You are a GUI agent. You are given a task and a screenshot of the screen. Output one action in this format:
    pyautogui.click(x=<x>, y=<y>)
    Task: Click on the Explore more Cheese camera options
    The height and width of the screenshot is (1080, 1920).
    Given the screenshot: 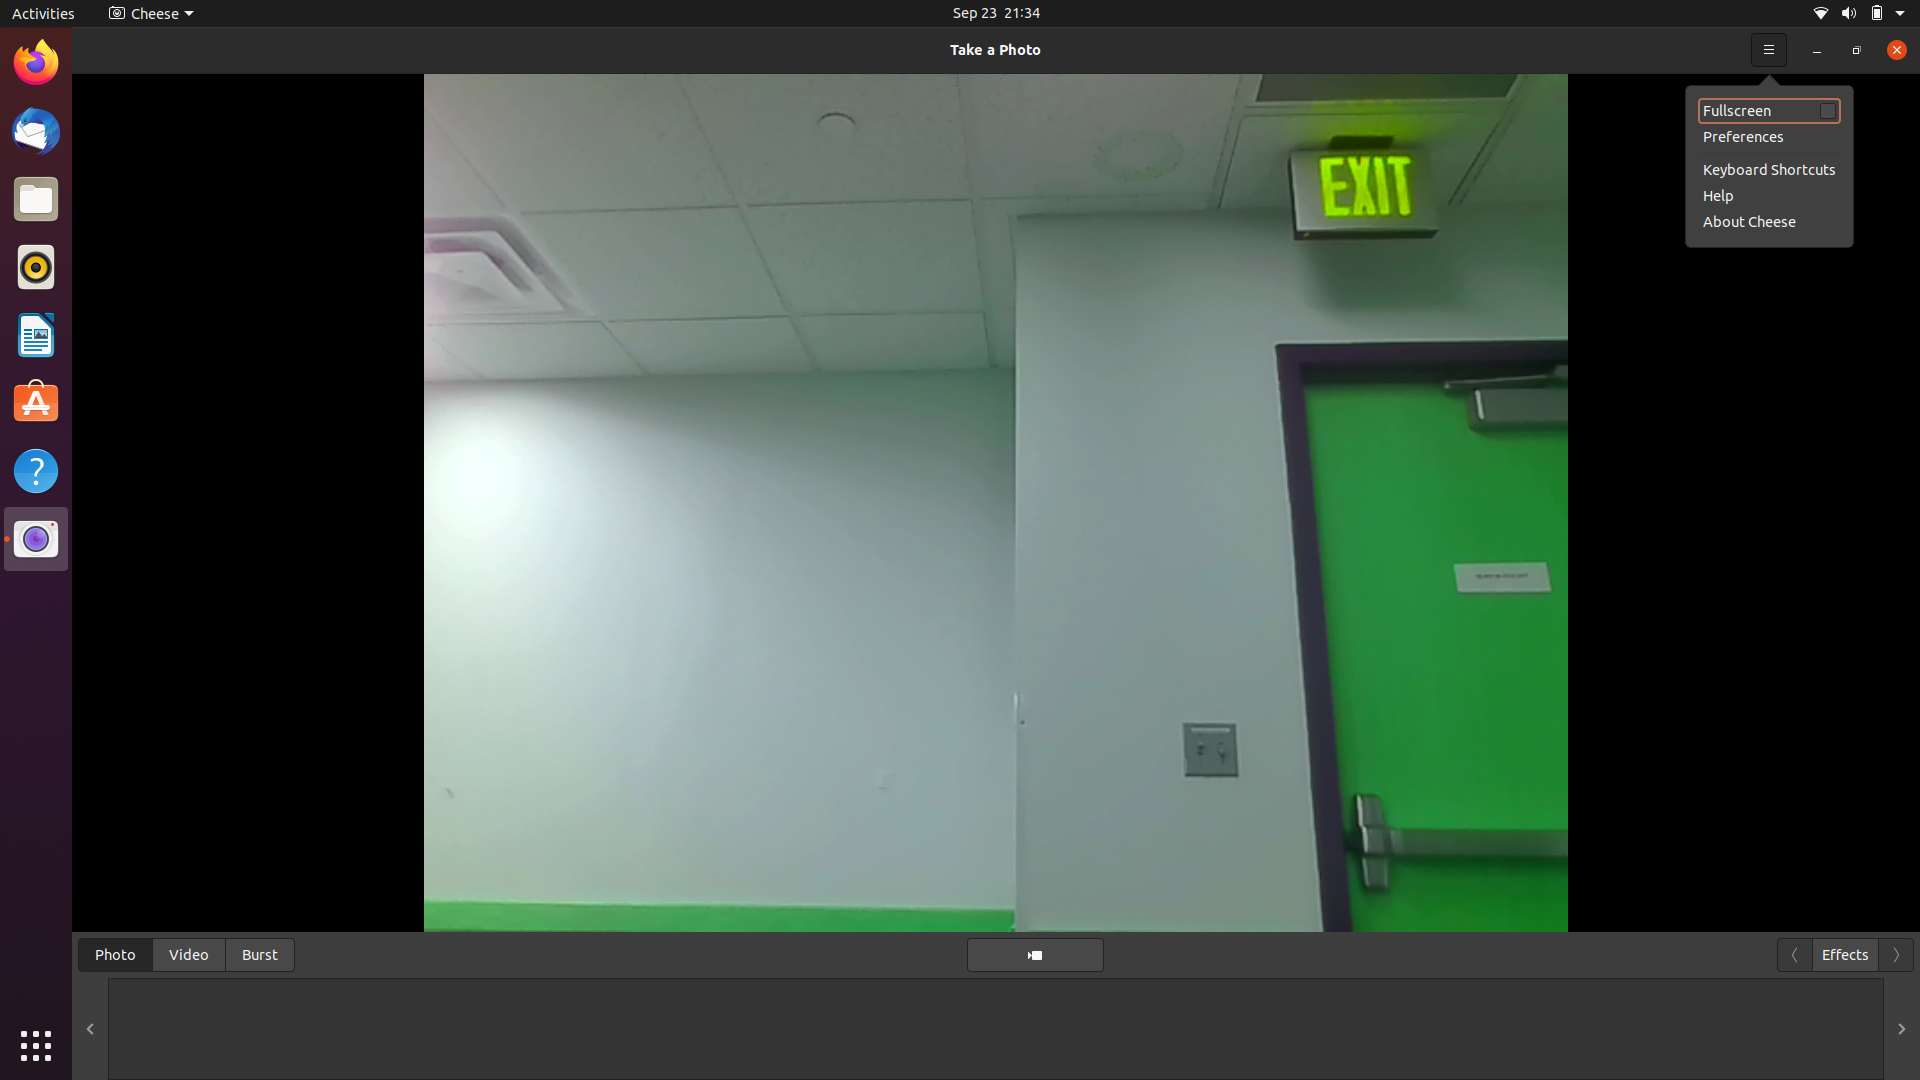 What is the action you would take?
    pyautogui.click(x=146, y=12)
    